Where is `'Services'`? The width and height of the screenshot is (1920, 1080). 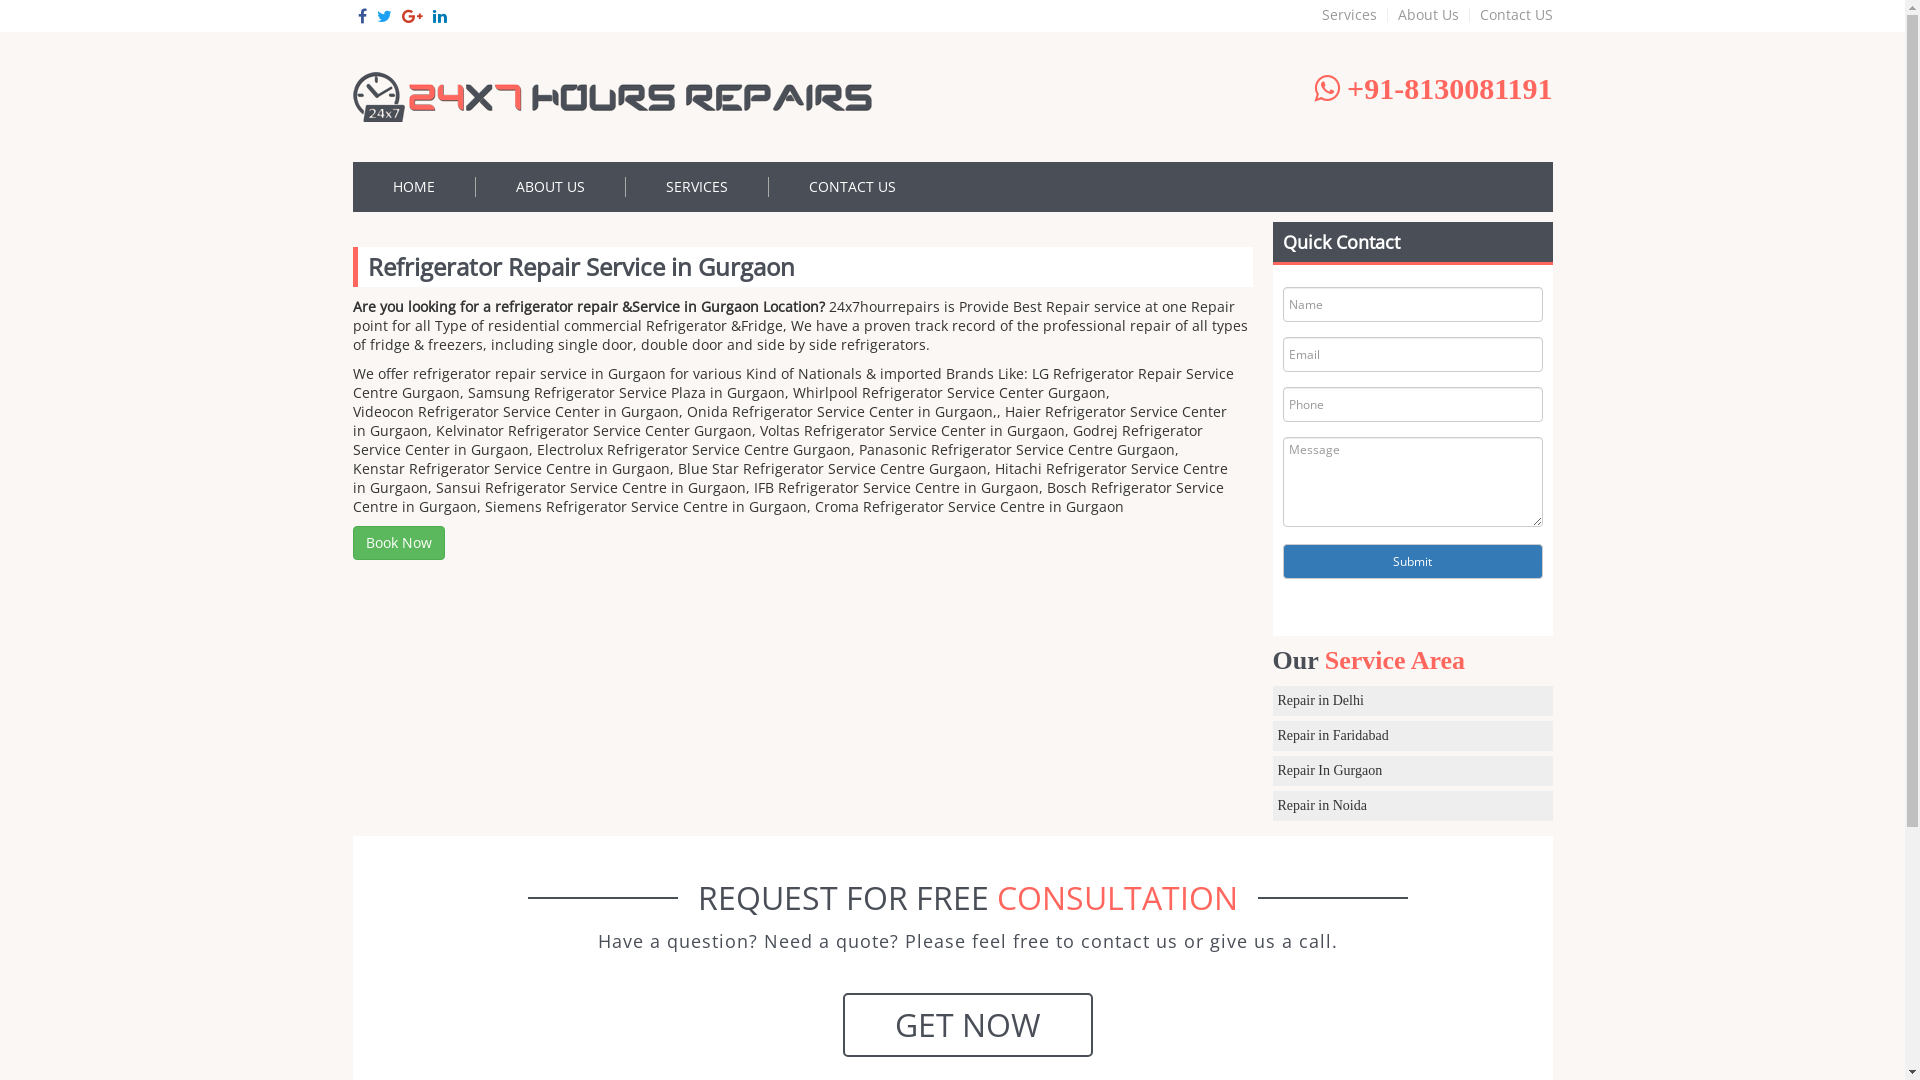 'Services' is located at coordinates (1349, 15).